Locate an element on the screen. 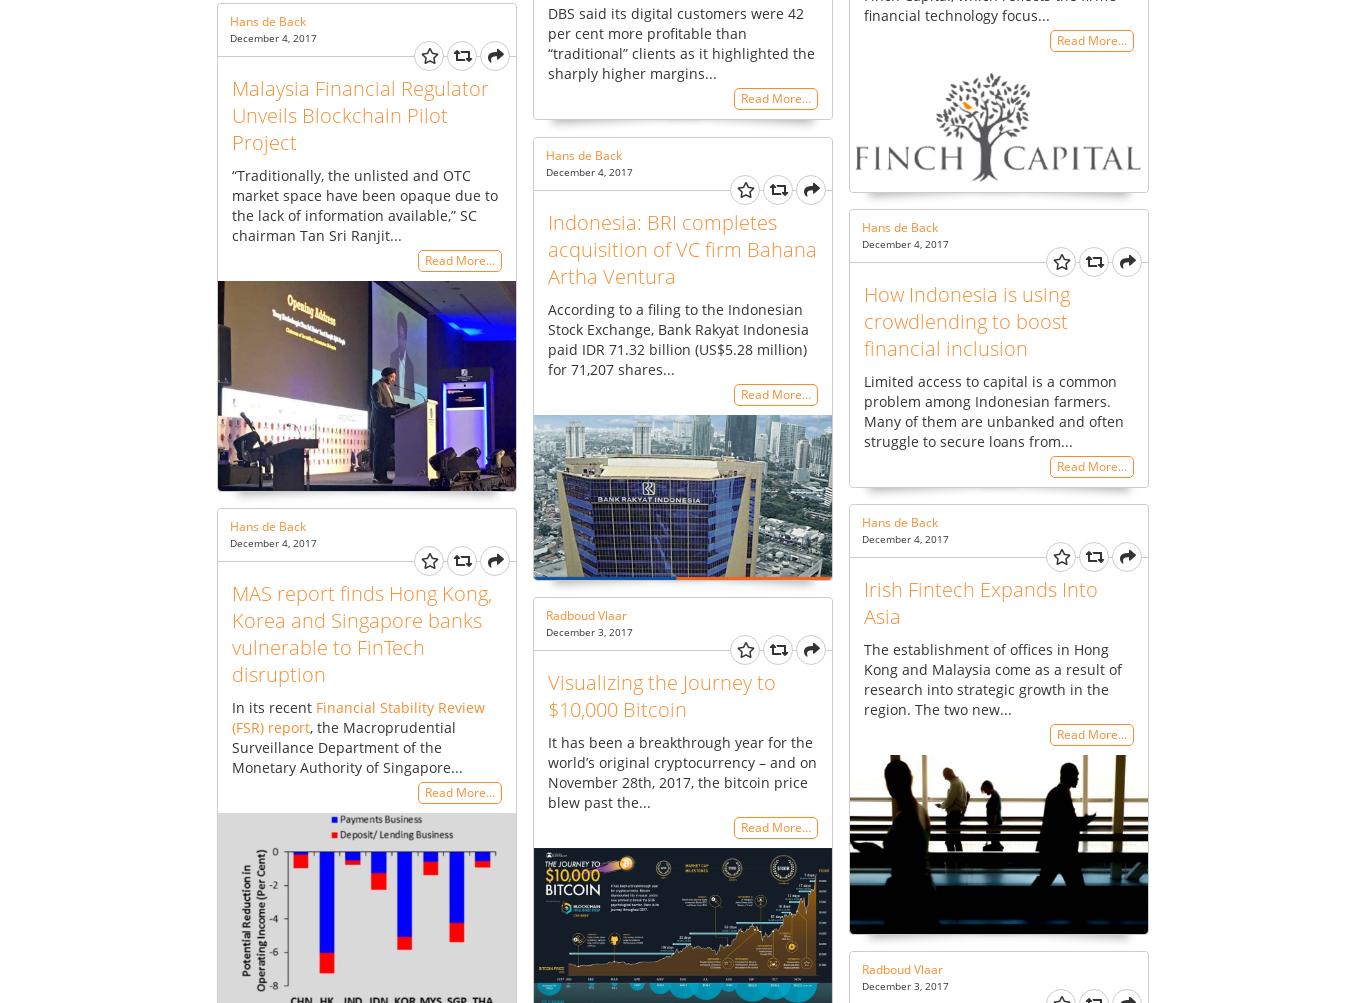 Image resolution: width=1366 pixels, height=1003 pixels. 'According to a filing to the Indonesian Stock Exchange, Bank Rakyat Indonesia paid IDR 71.32 billion (US$5.28 million) for 71,207 shares...' is located at coordinates (677, 337).